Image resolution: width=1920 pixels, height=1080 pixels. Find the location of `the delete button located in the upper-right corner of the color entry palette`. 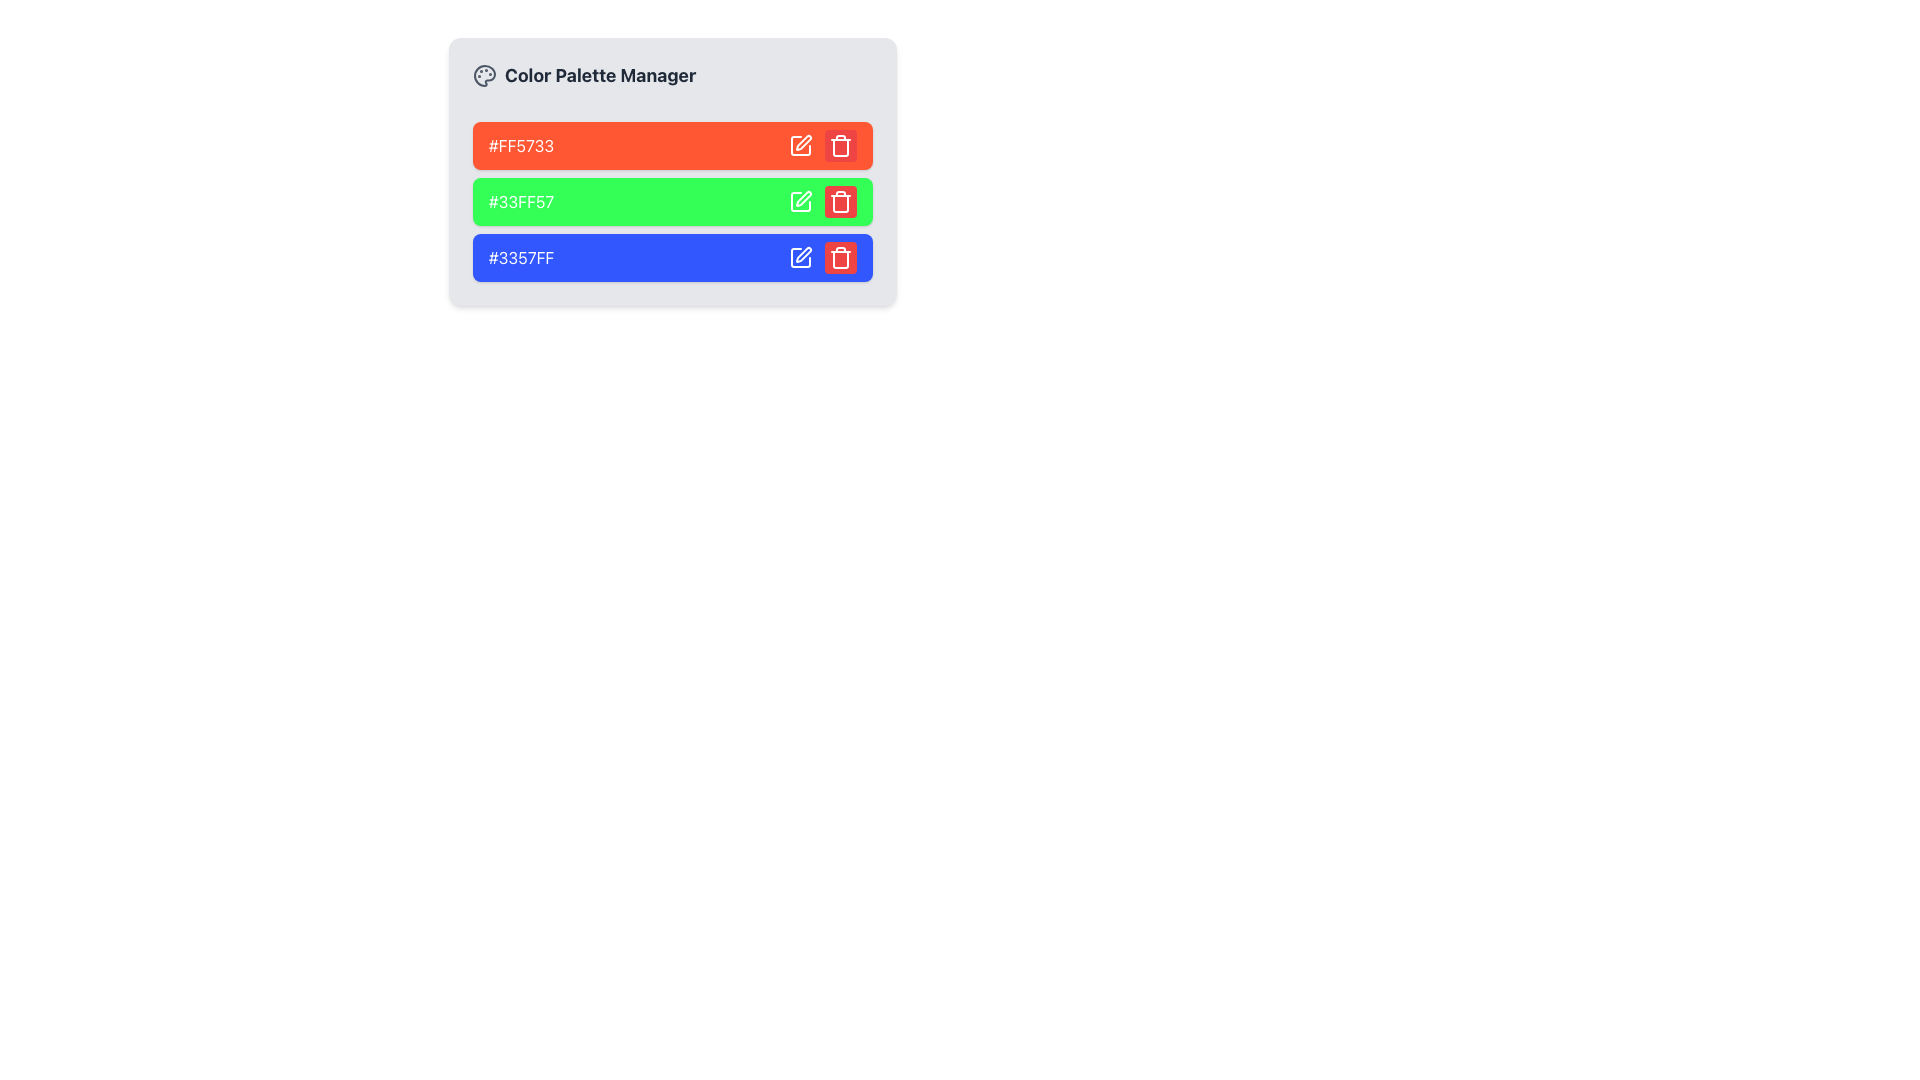

the delete button located in the upper-right corner of the color entry palette is located at coordinates (840, 145).